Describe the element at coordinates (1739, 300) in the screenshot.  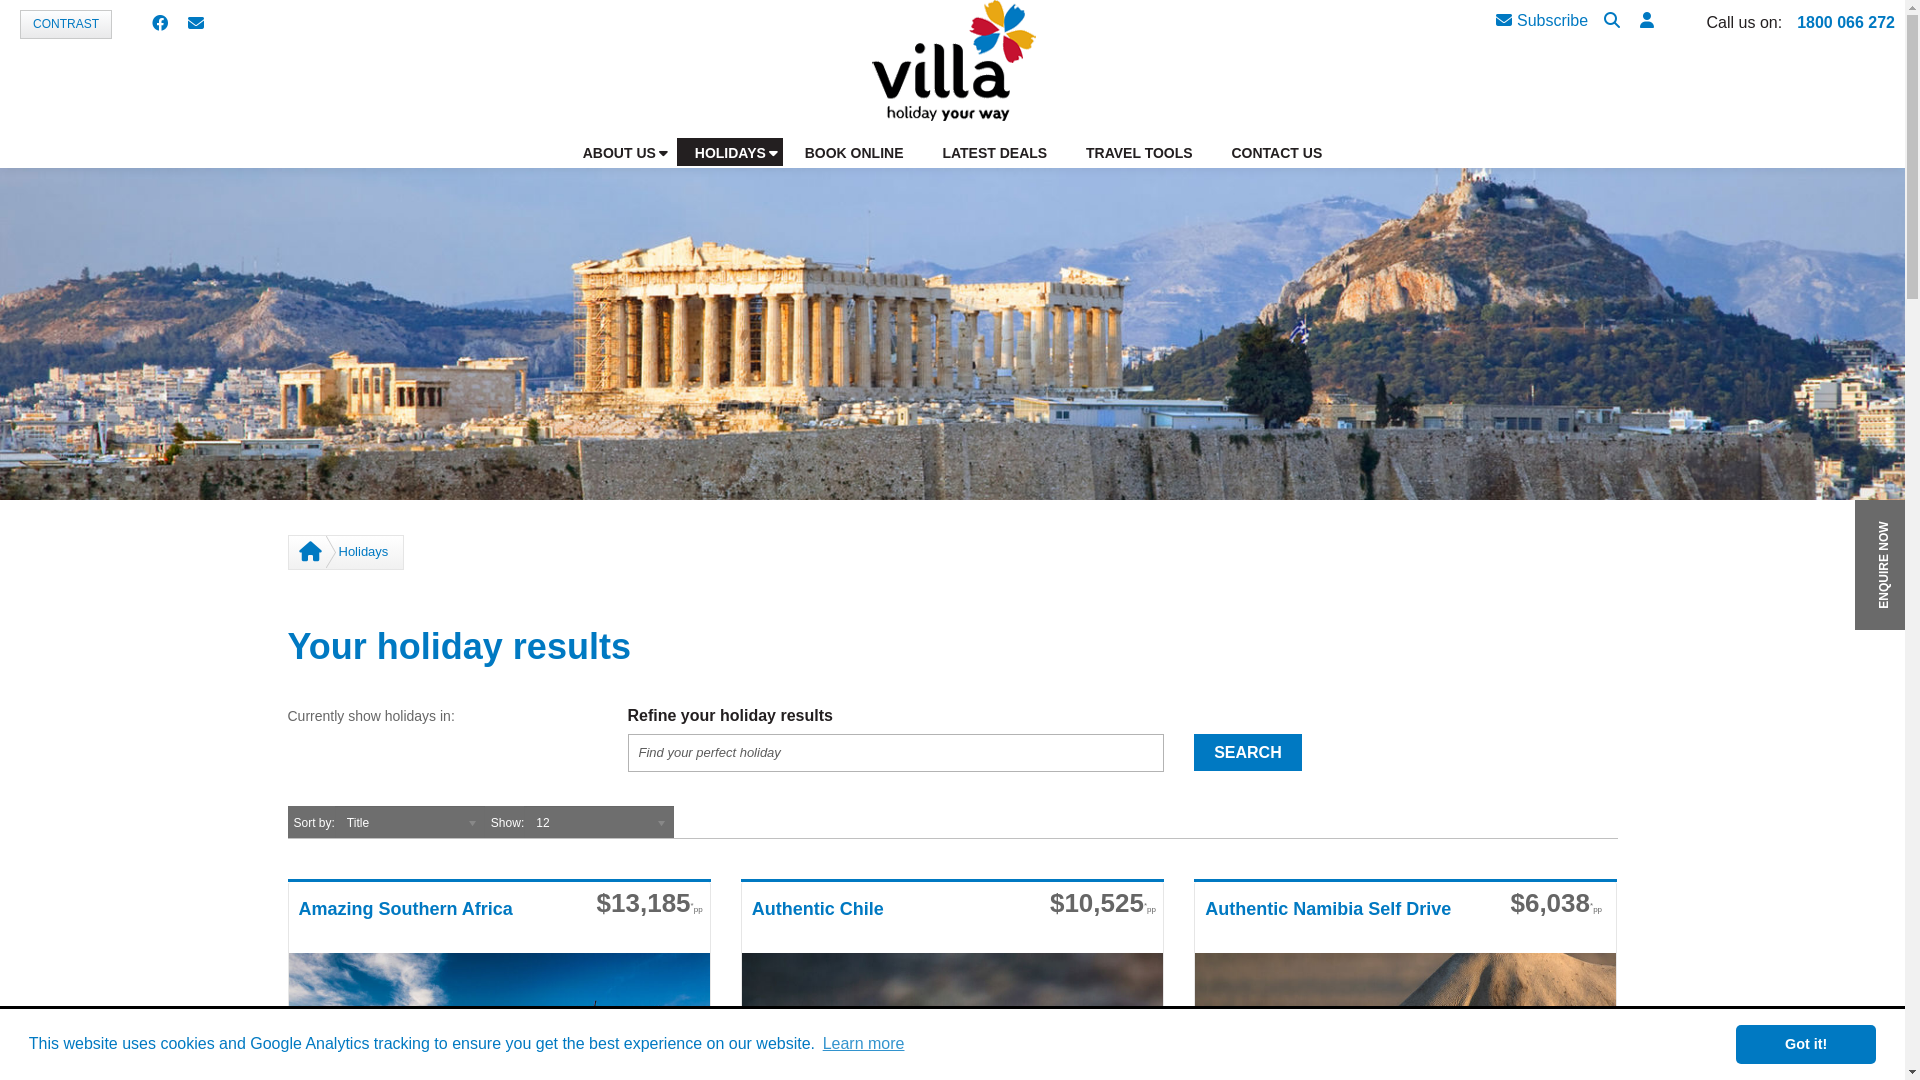
I see `'Login'` at that location.